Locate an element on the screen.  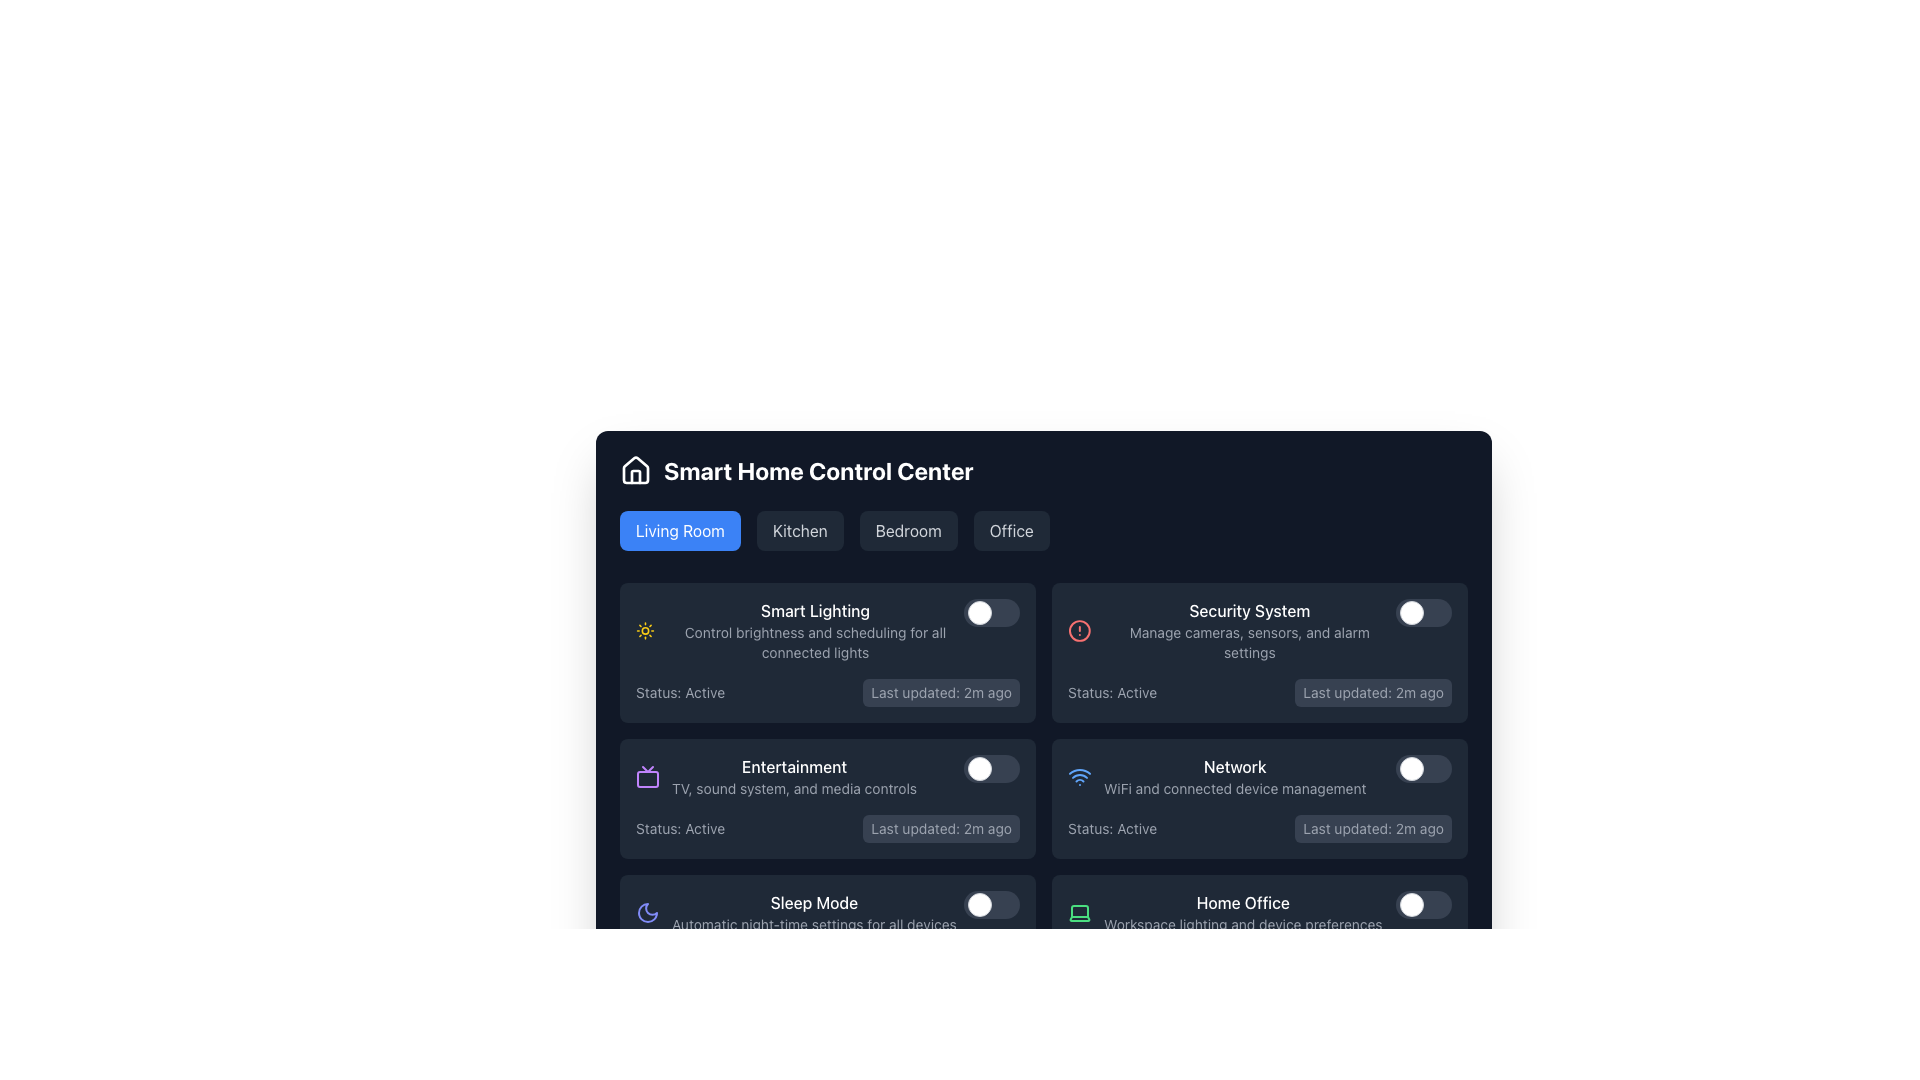
the 'Network' text block element with the accompanying WiFi icon, which features bold white text and a gray description, located in the second row and third column of the Smart Home Control Center interface is located at coordinates (1258, 775).